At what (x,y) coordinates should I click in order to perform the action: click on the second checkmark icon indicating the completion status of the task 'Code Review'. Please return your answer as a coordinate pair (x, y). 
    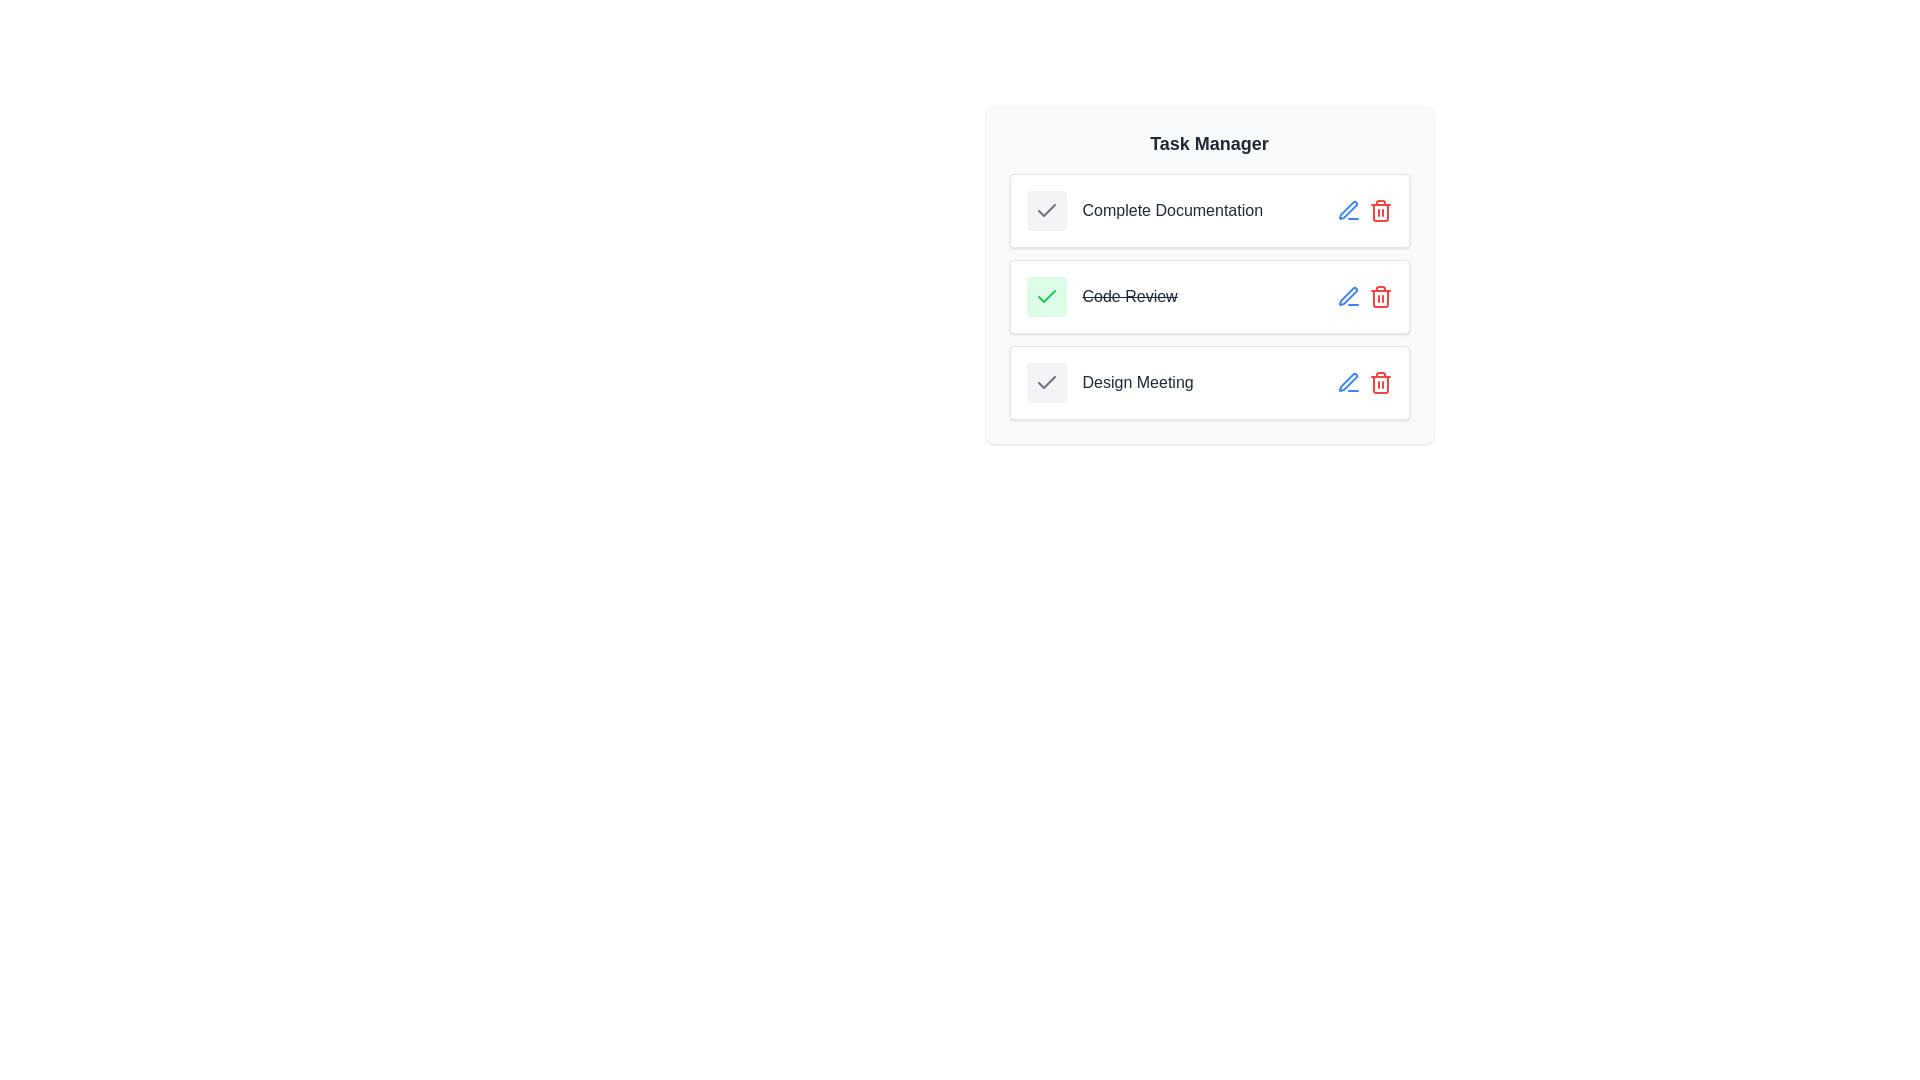
    Looking at the image, I should click on (1045, 211).